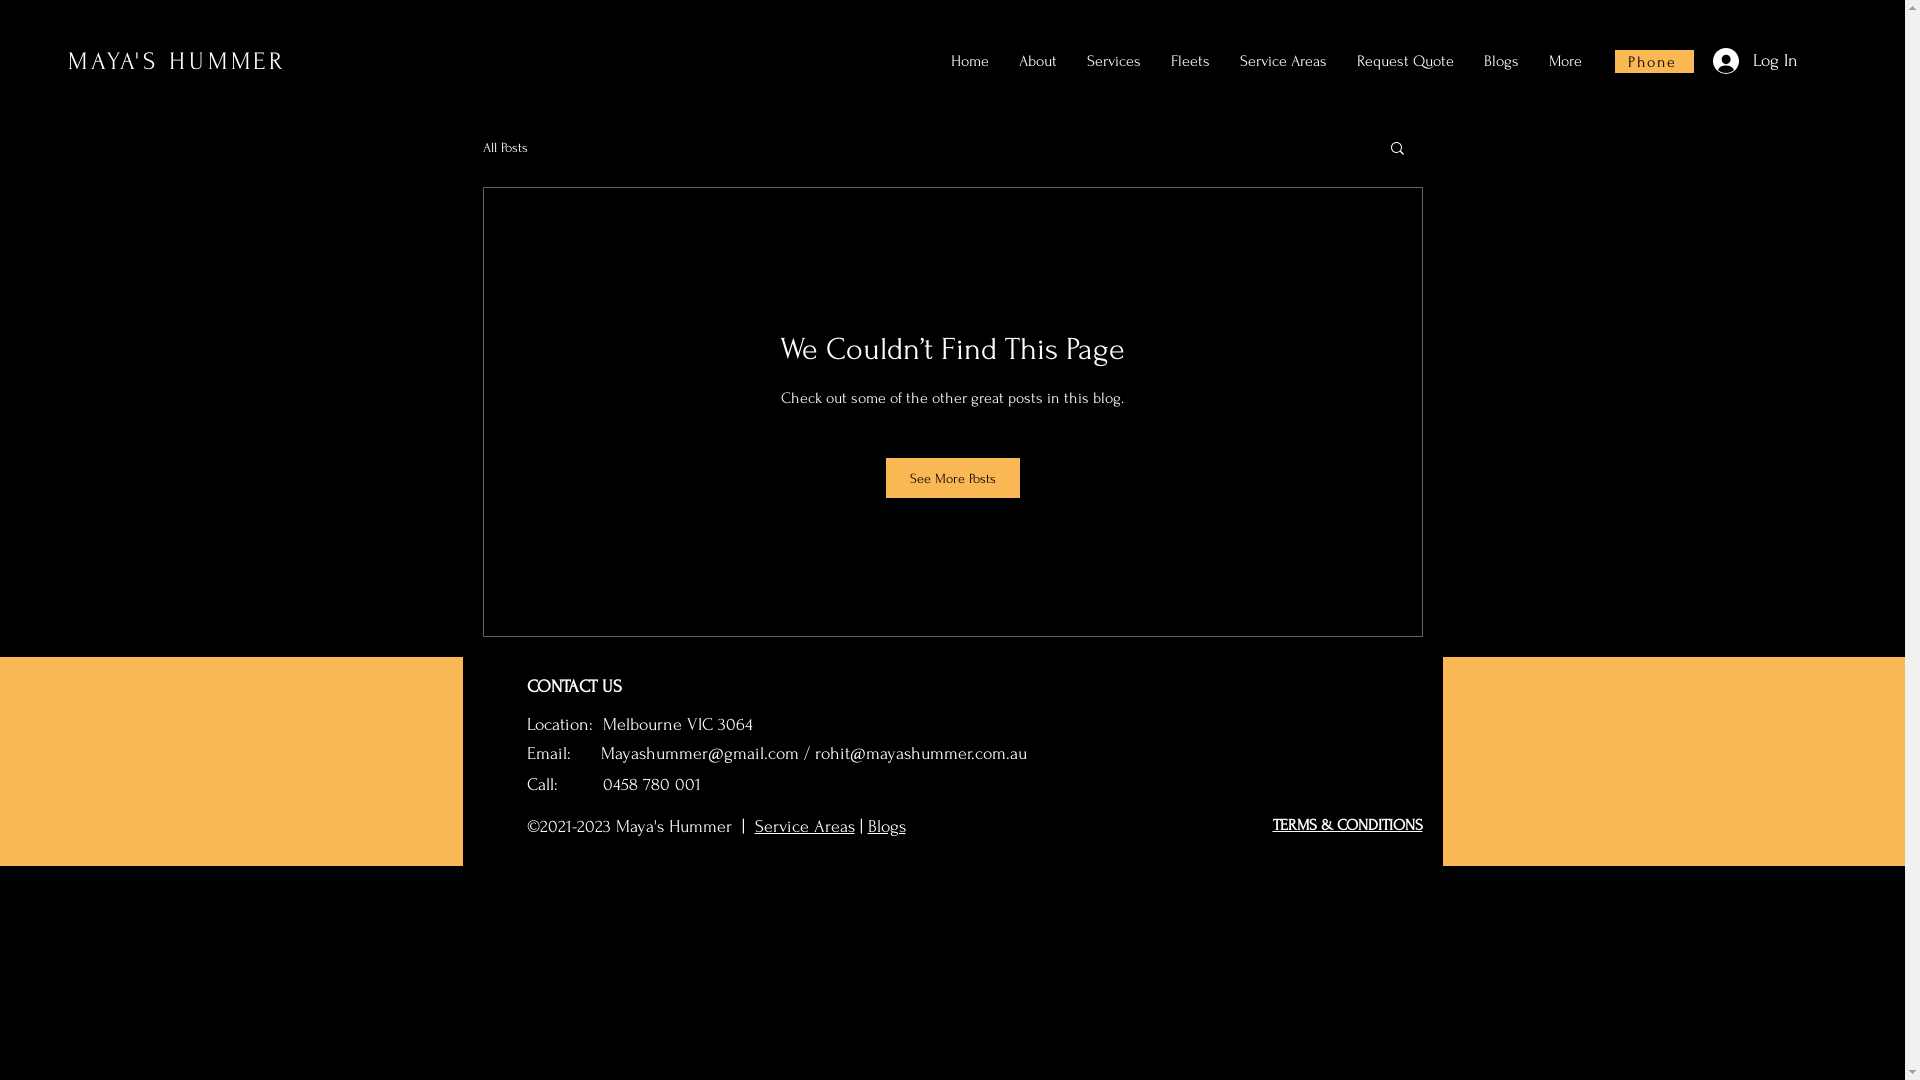 Image resolution: width=1920 pixels, height=1080 pixels. I want to click on ' 0458 780 001', so click(649, 783).